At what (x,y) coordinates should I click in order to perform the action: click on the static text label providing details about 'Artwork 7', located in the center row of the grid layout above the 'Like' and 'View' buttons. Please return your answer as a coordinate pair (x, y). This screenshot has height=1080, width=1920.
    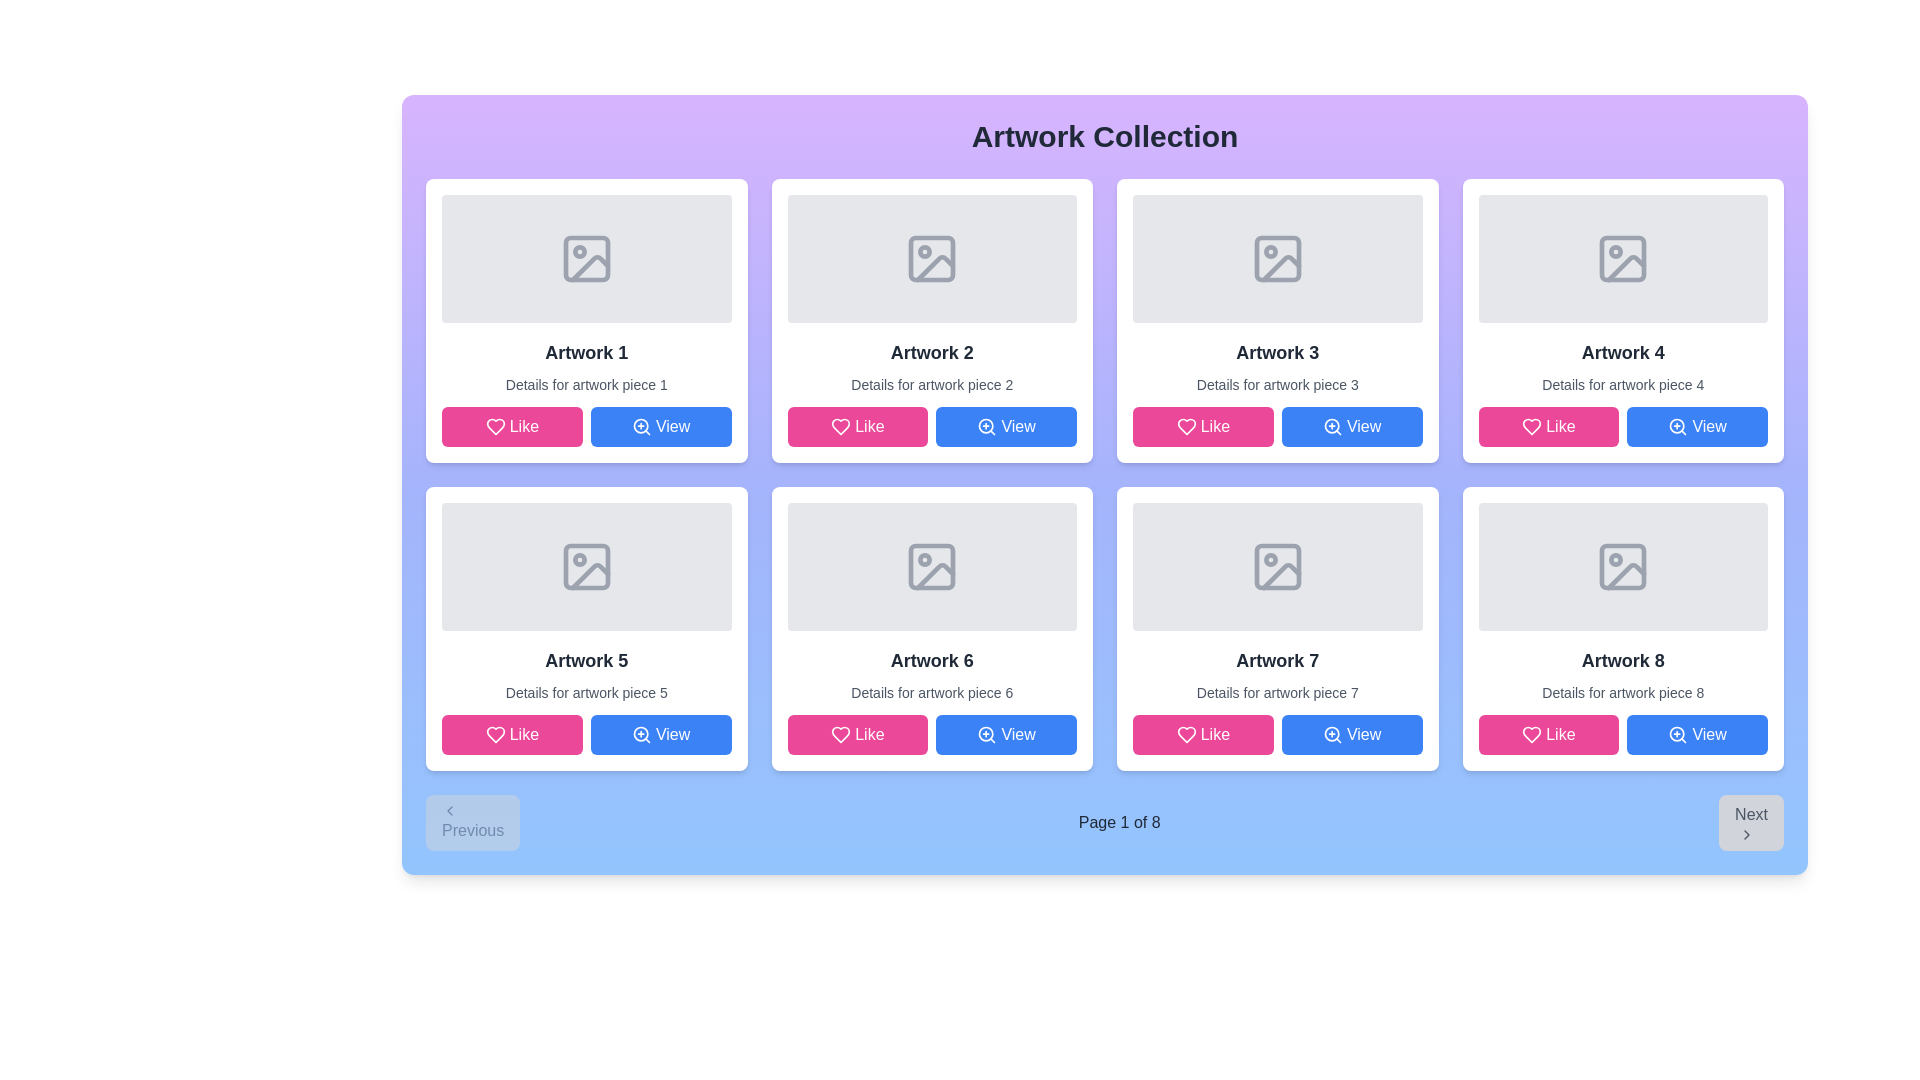
    Looking at the image, I should click on (1276, 692).